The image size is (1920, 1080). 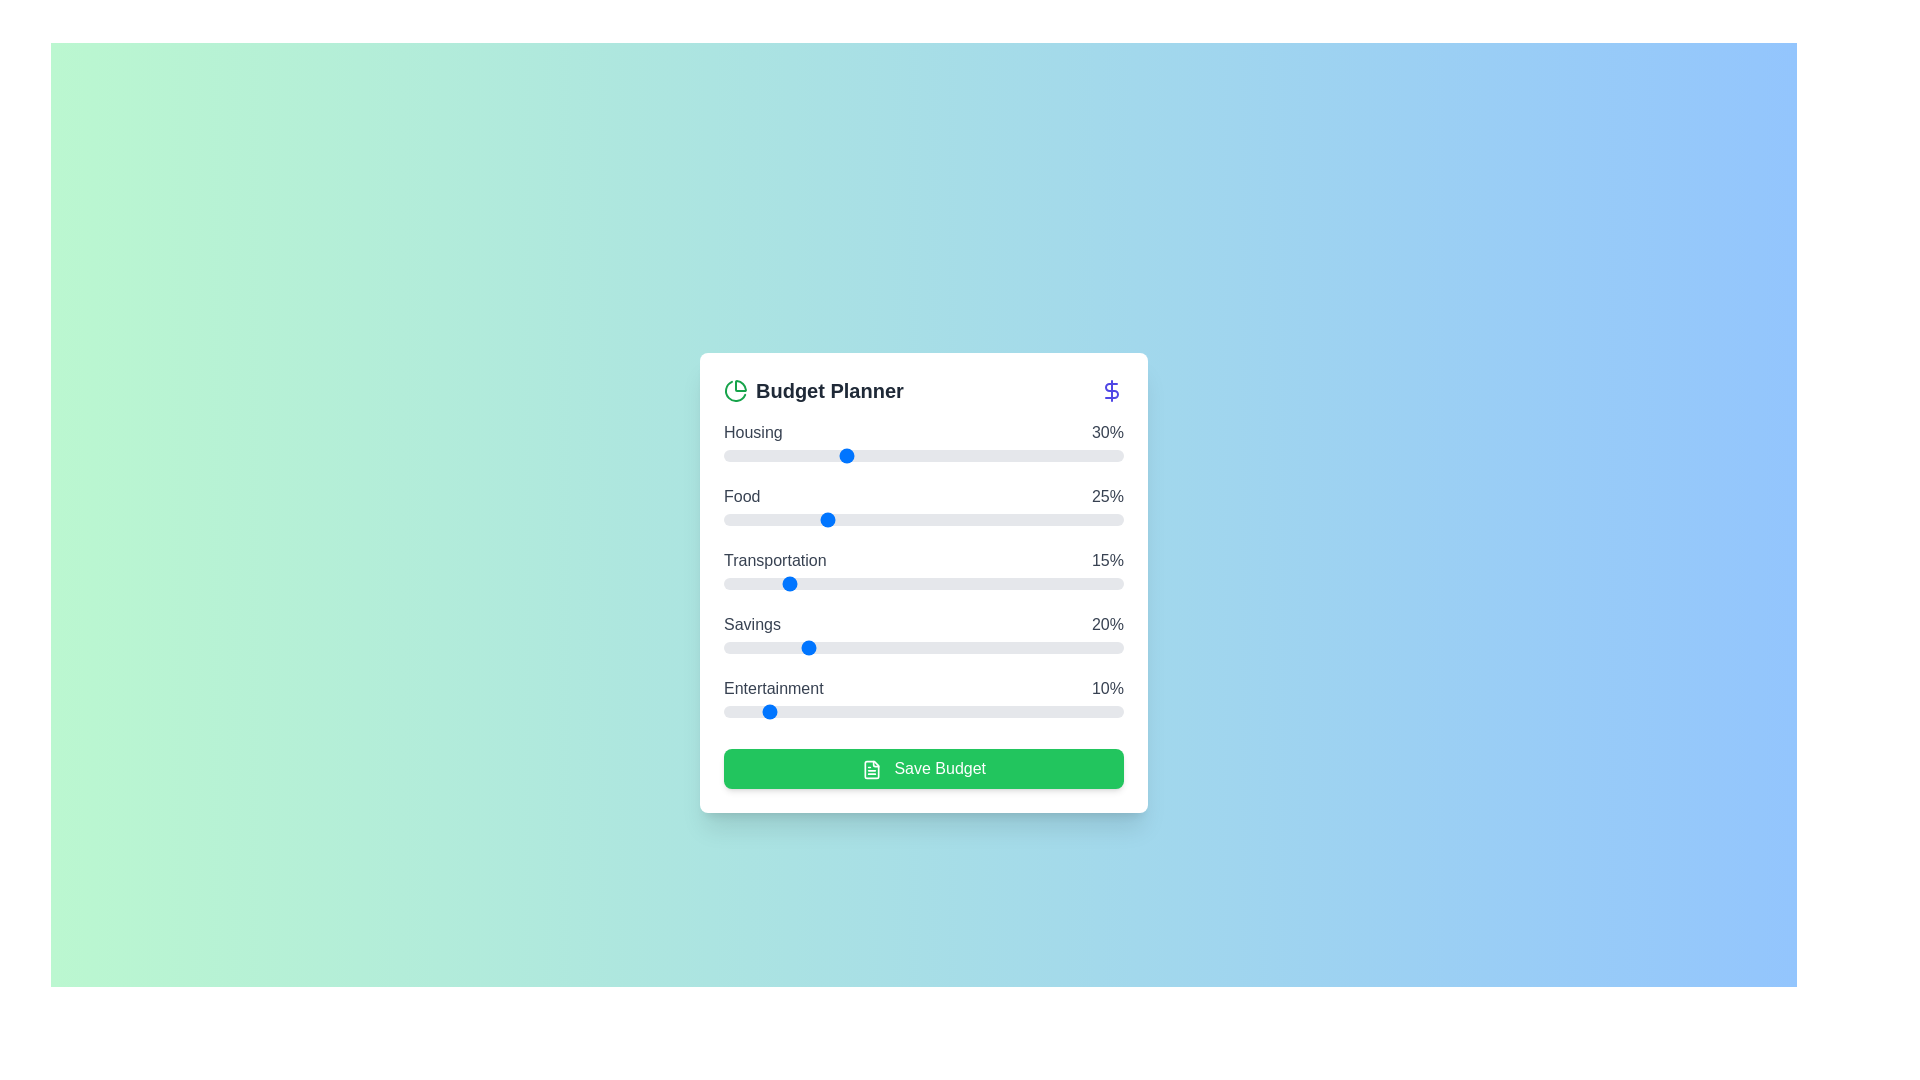 What do you see at coordinates (800, 583) in the screenshot?
I see `the 'Transportation' slider to 19%` at bounding box center [800, 583].